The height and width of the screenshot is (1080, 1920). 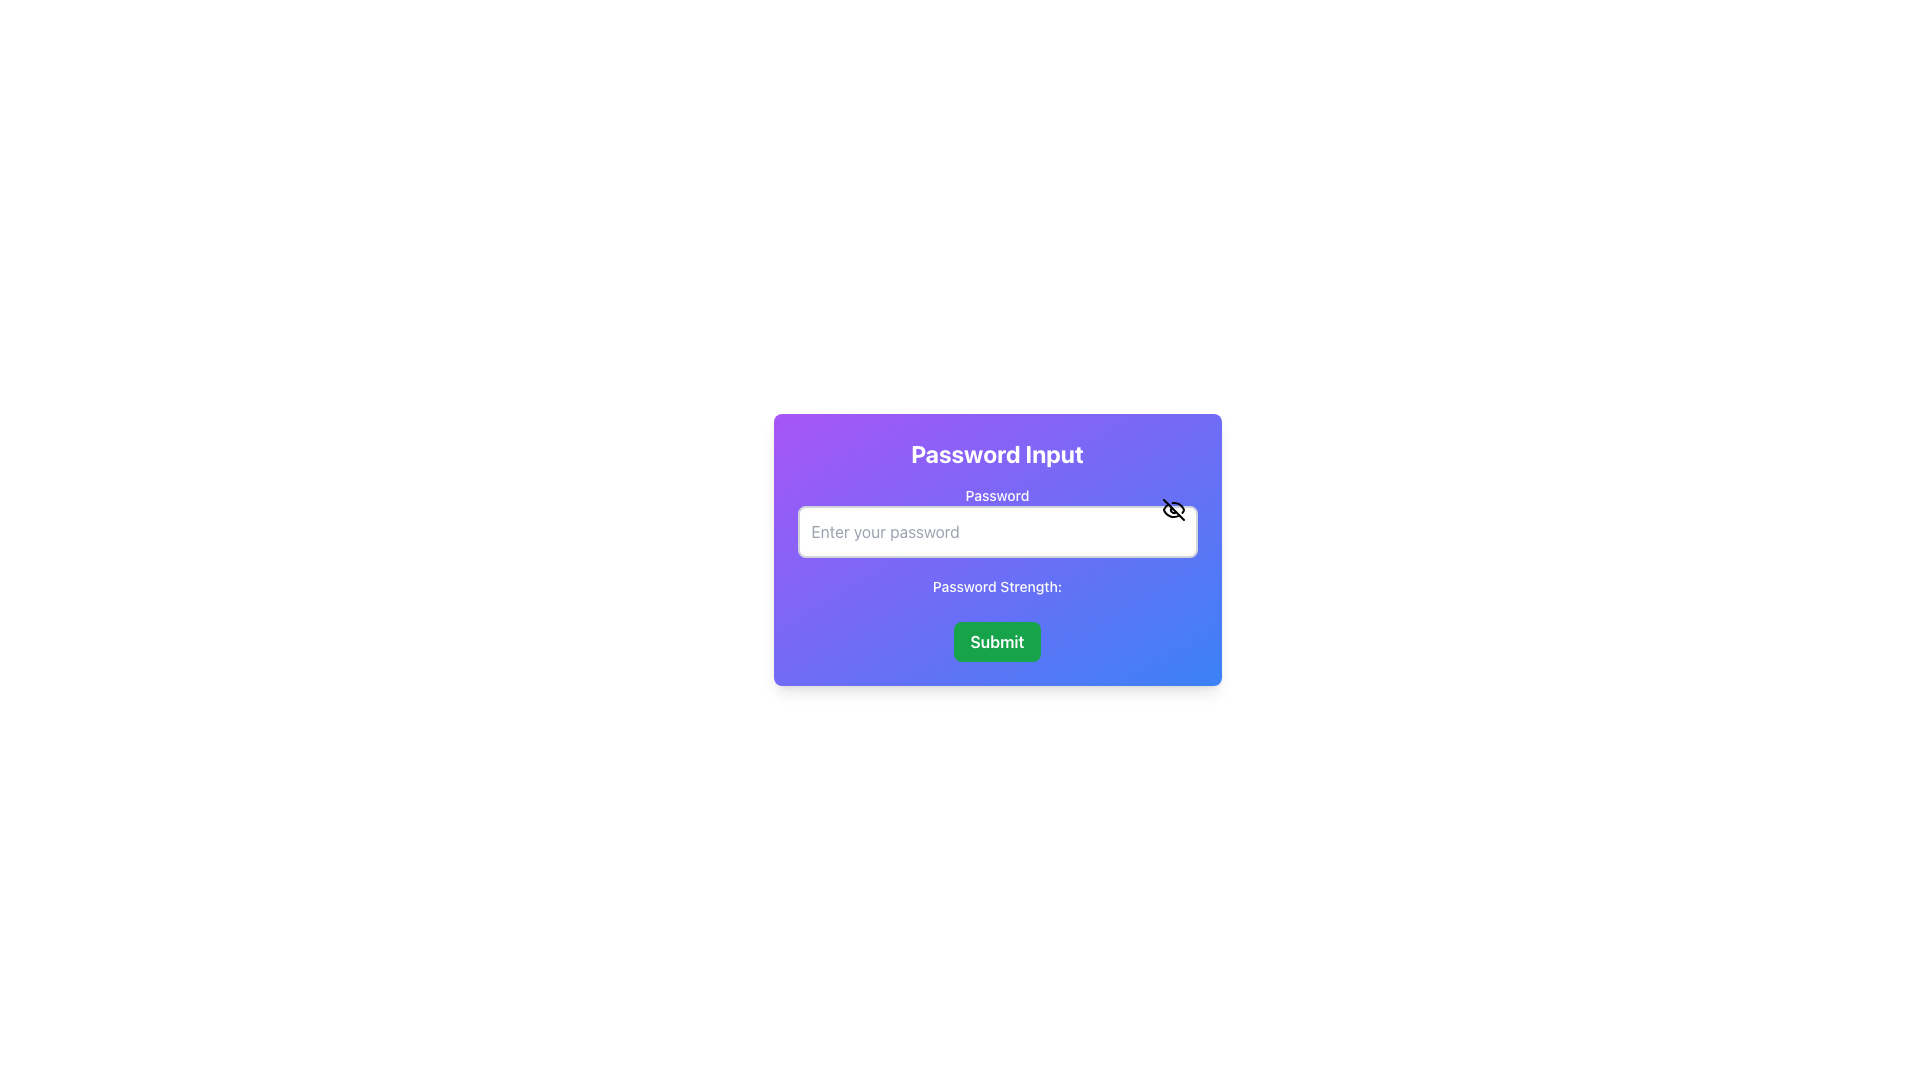 I want to click on the 'Password' text label element, which is styled in medium bold font and positioned above the password input field, so click(x=997, y=495).